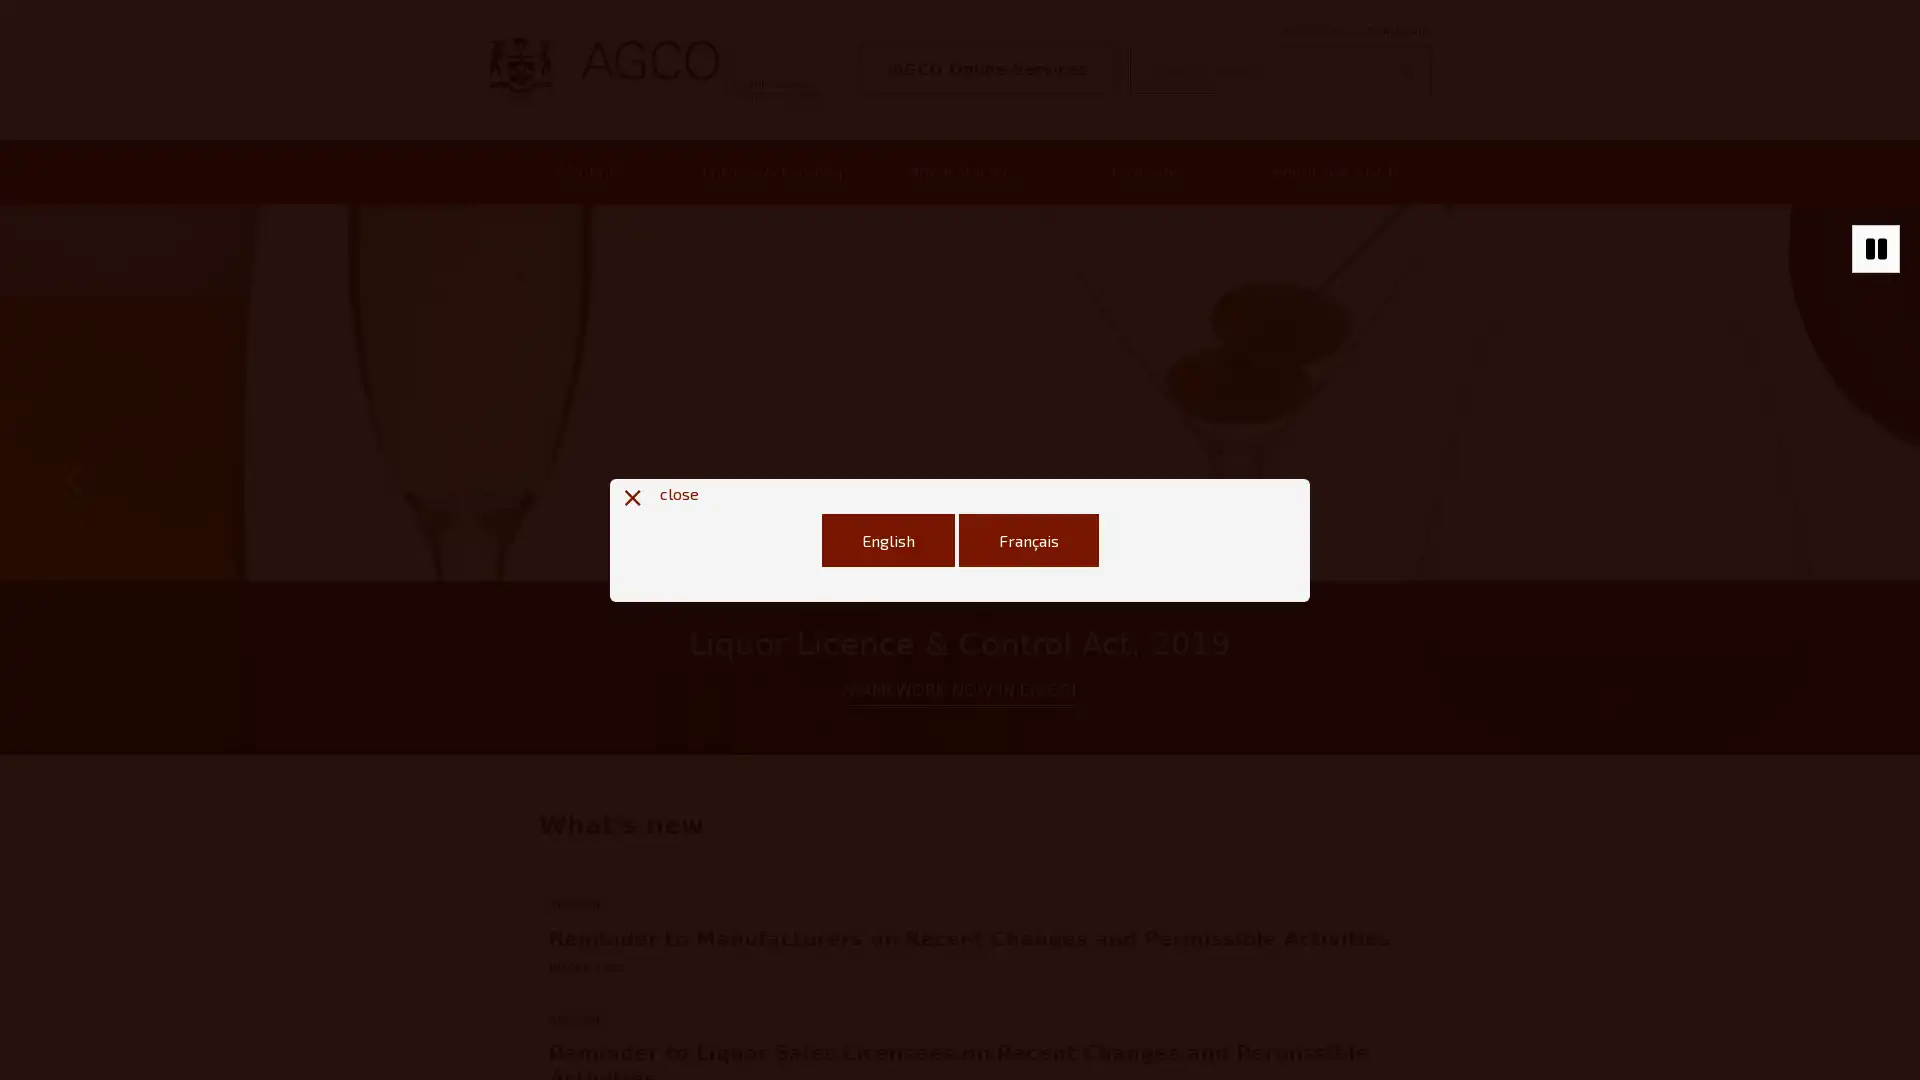 The height and width of the screenshot is (1080, 1920). What do you see at coordinates (1875, 248) in the screenshot?
I see `Stop autoplaying of carousel` at bounding box center [1875, 248].